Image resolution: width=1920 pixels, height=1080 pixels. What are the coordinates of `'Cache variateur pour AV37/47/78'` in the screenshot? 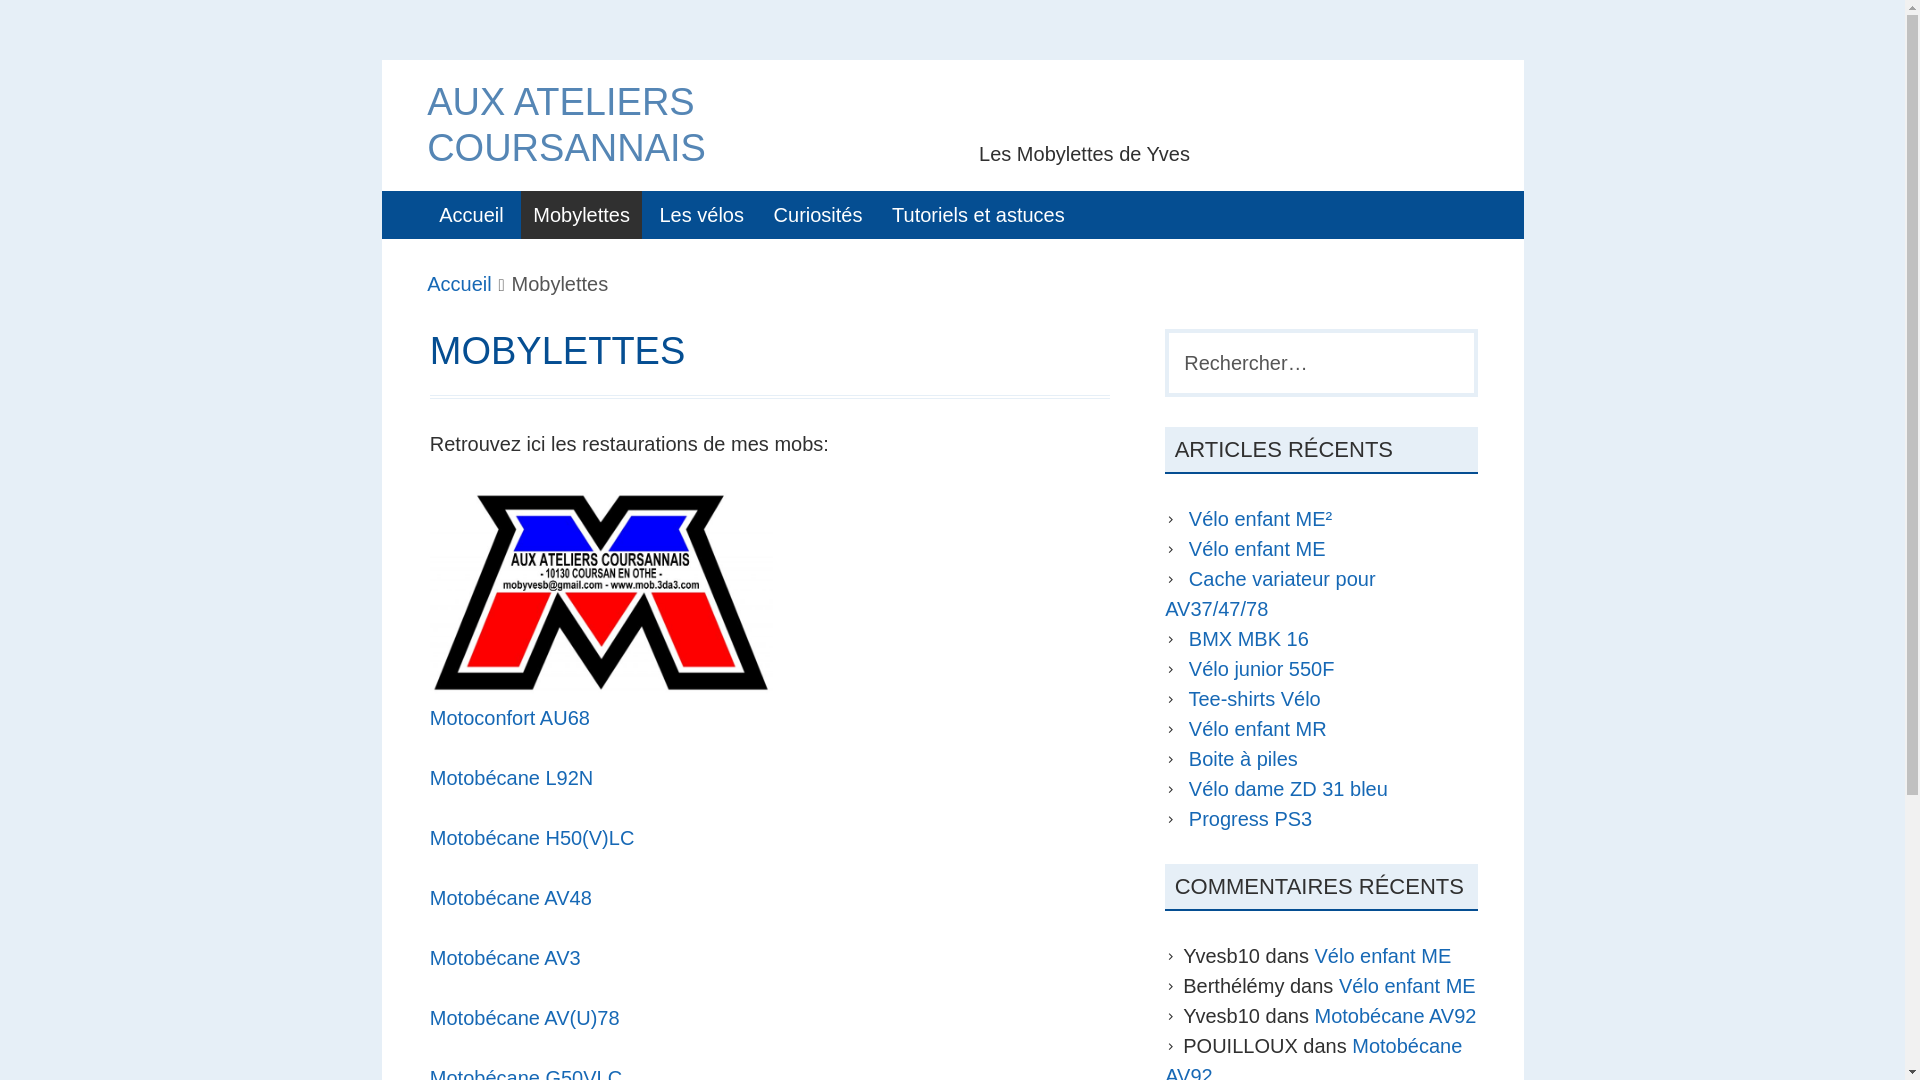 It's located at (1269, 593).